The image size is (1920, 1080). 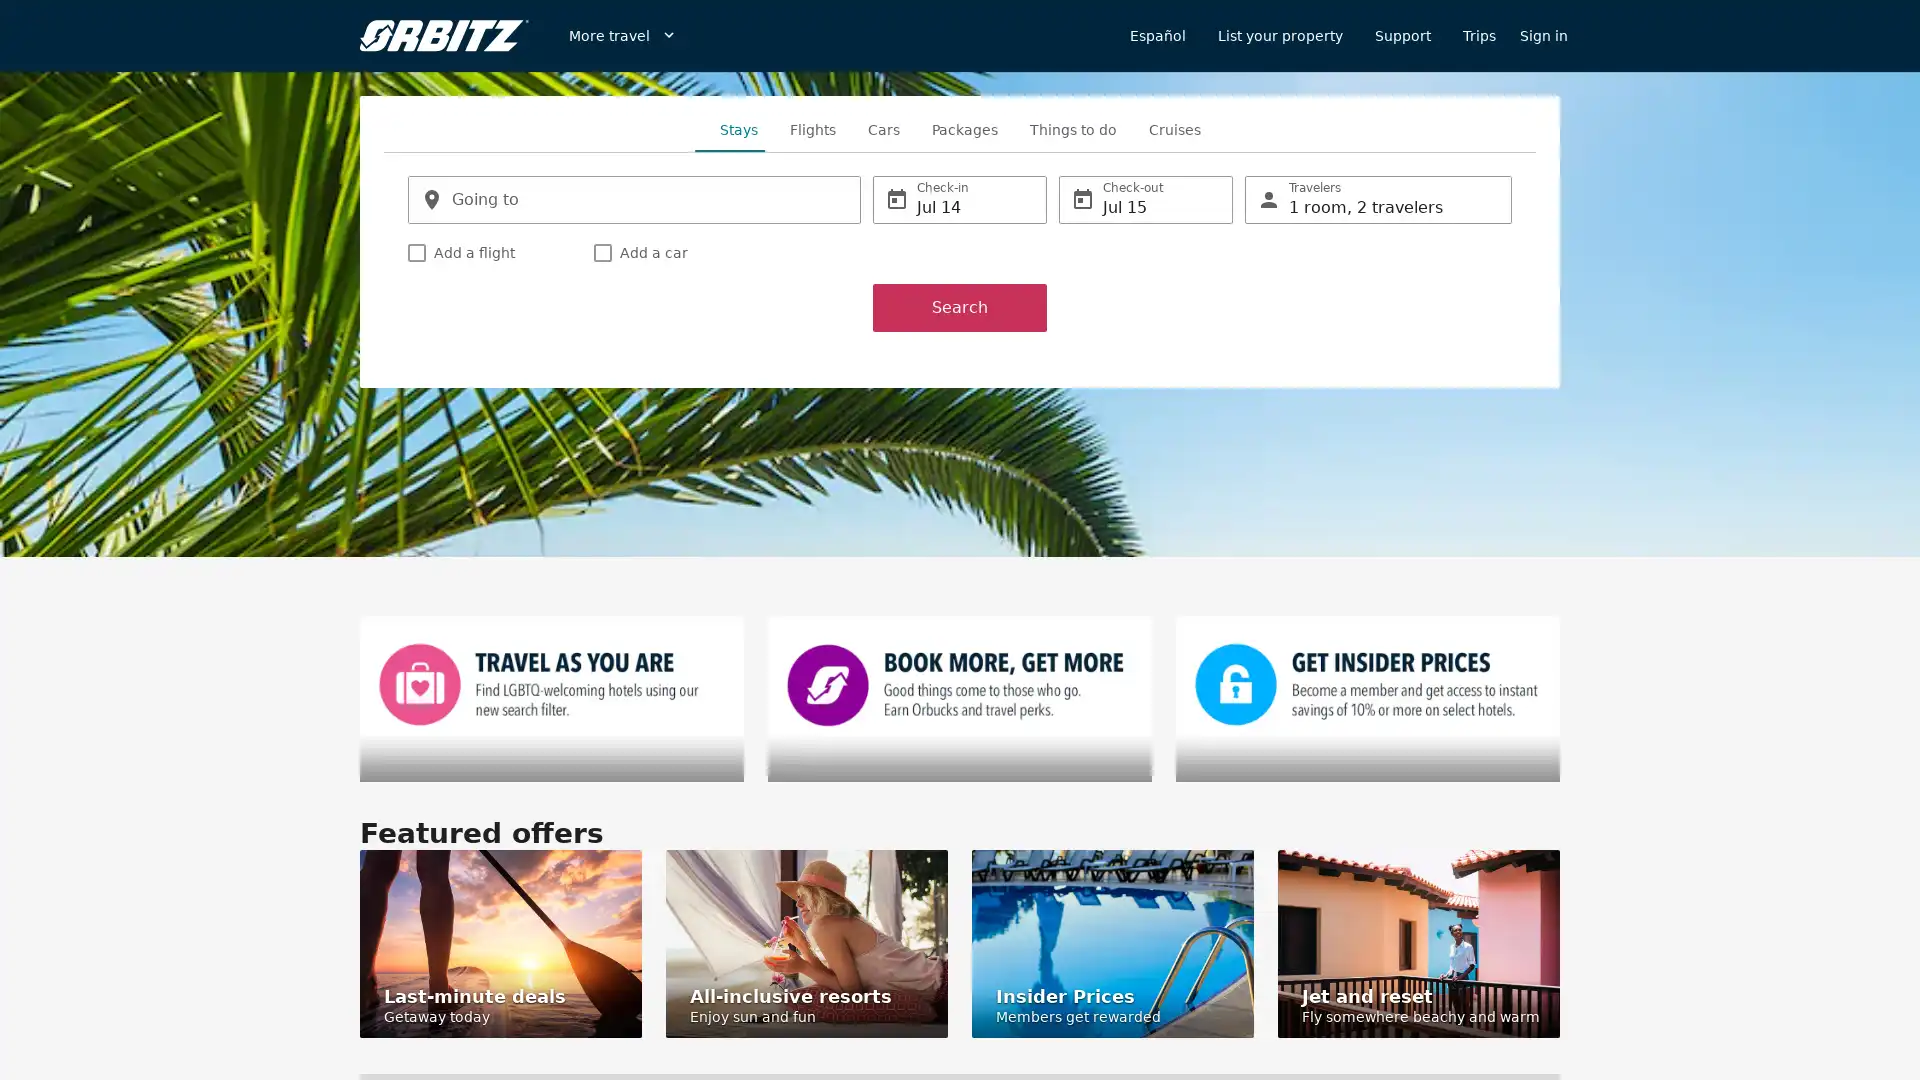 I want to click on Check-out July 15, 2022, so click(x=1146, y=200).